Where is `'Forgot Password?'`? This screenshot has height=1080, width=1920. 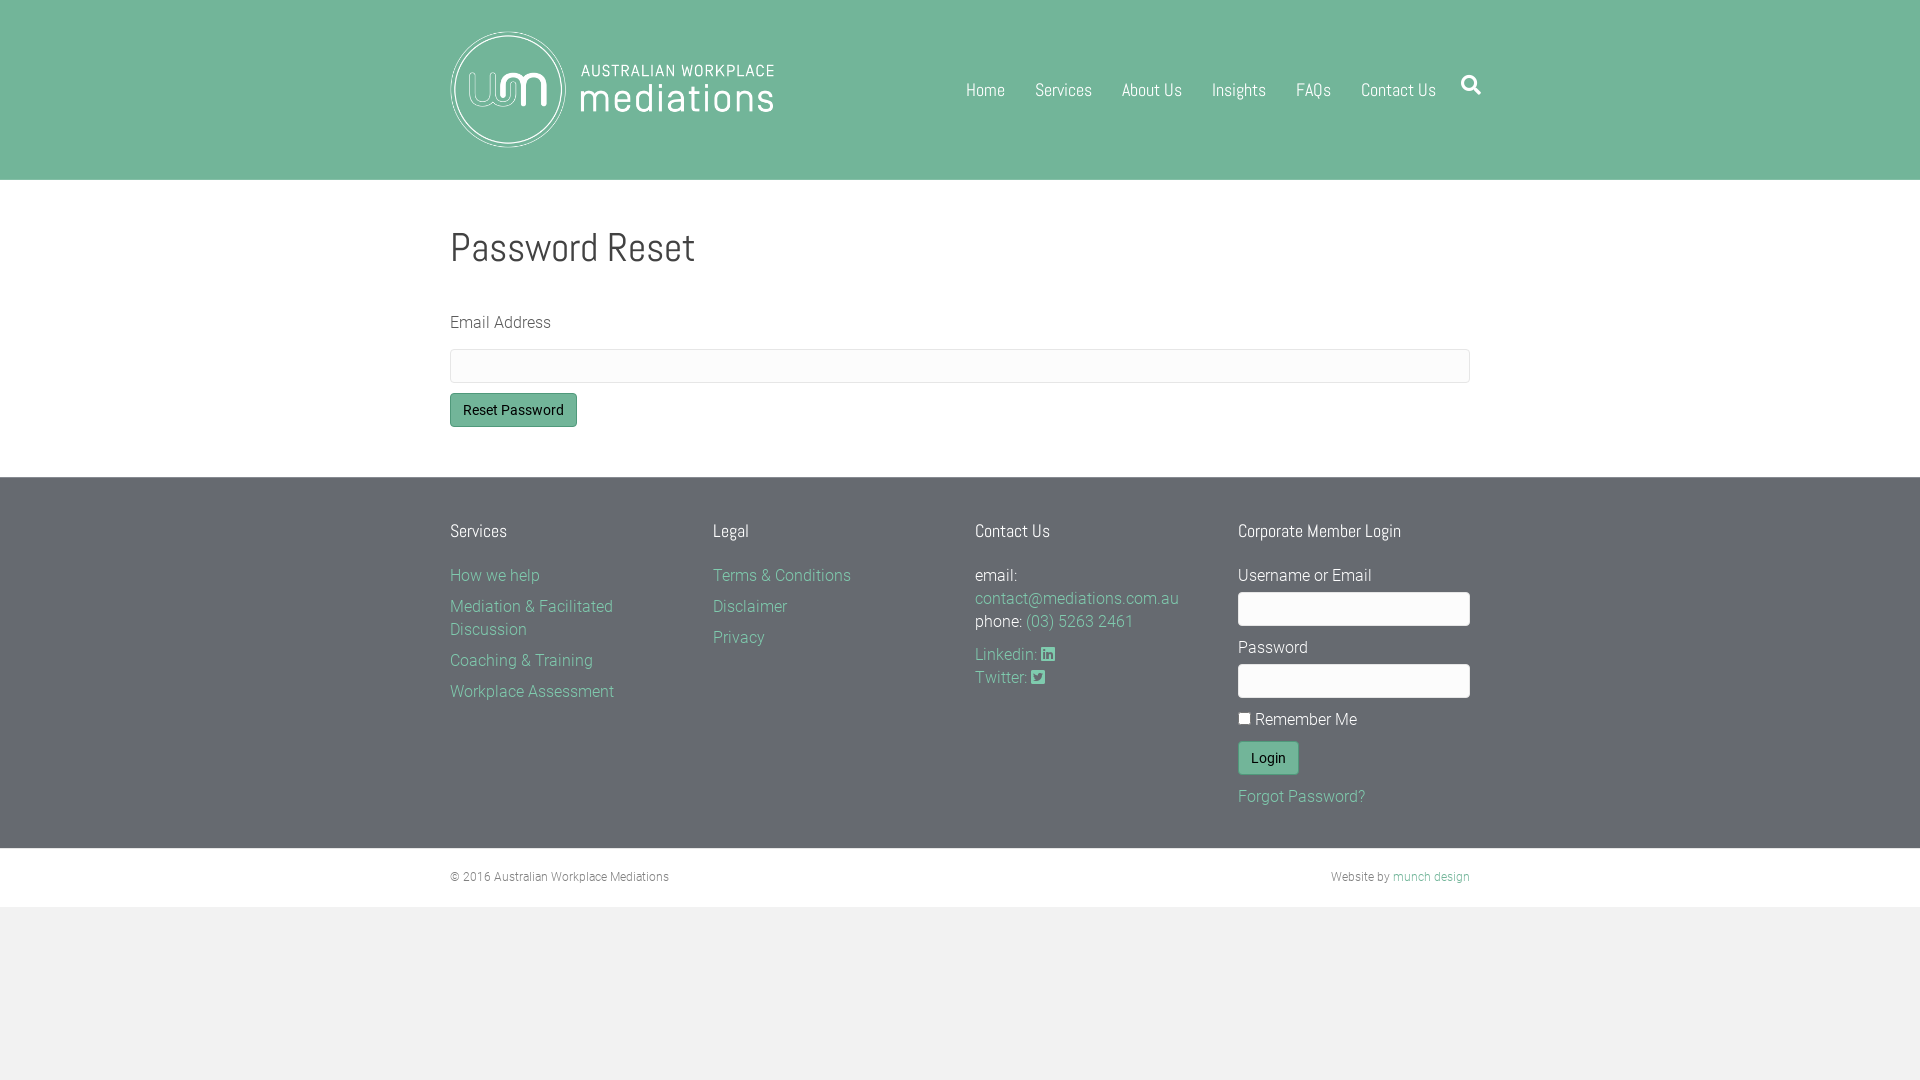 'Forgot Password?' is located at coordinates (1301, 795).